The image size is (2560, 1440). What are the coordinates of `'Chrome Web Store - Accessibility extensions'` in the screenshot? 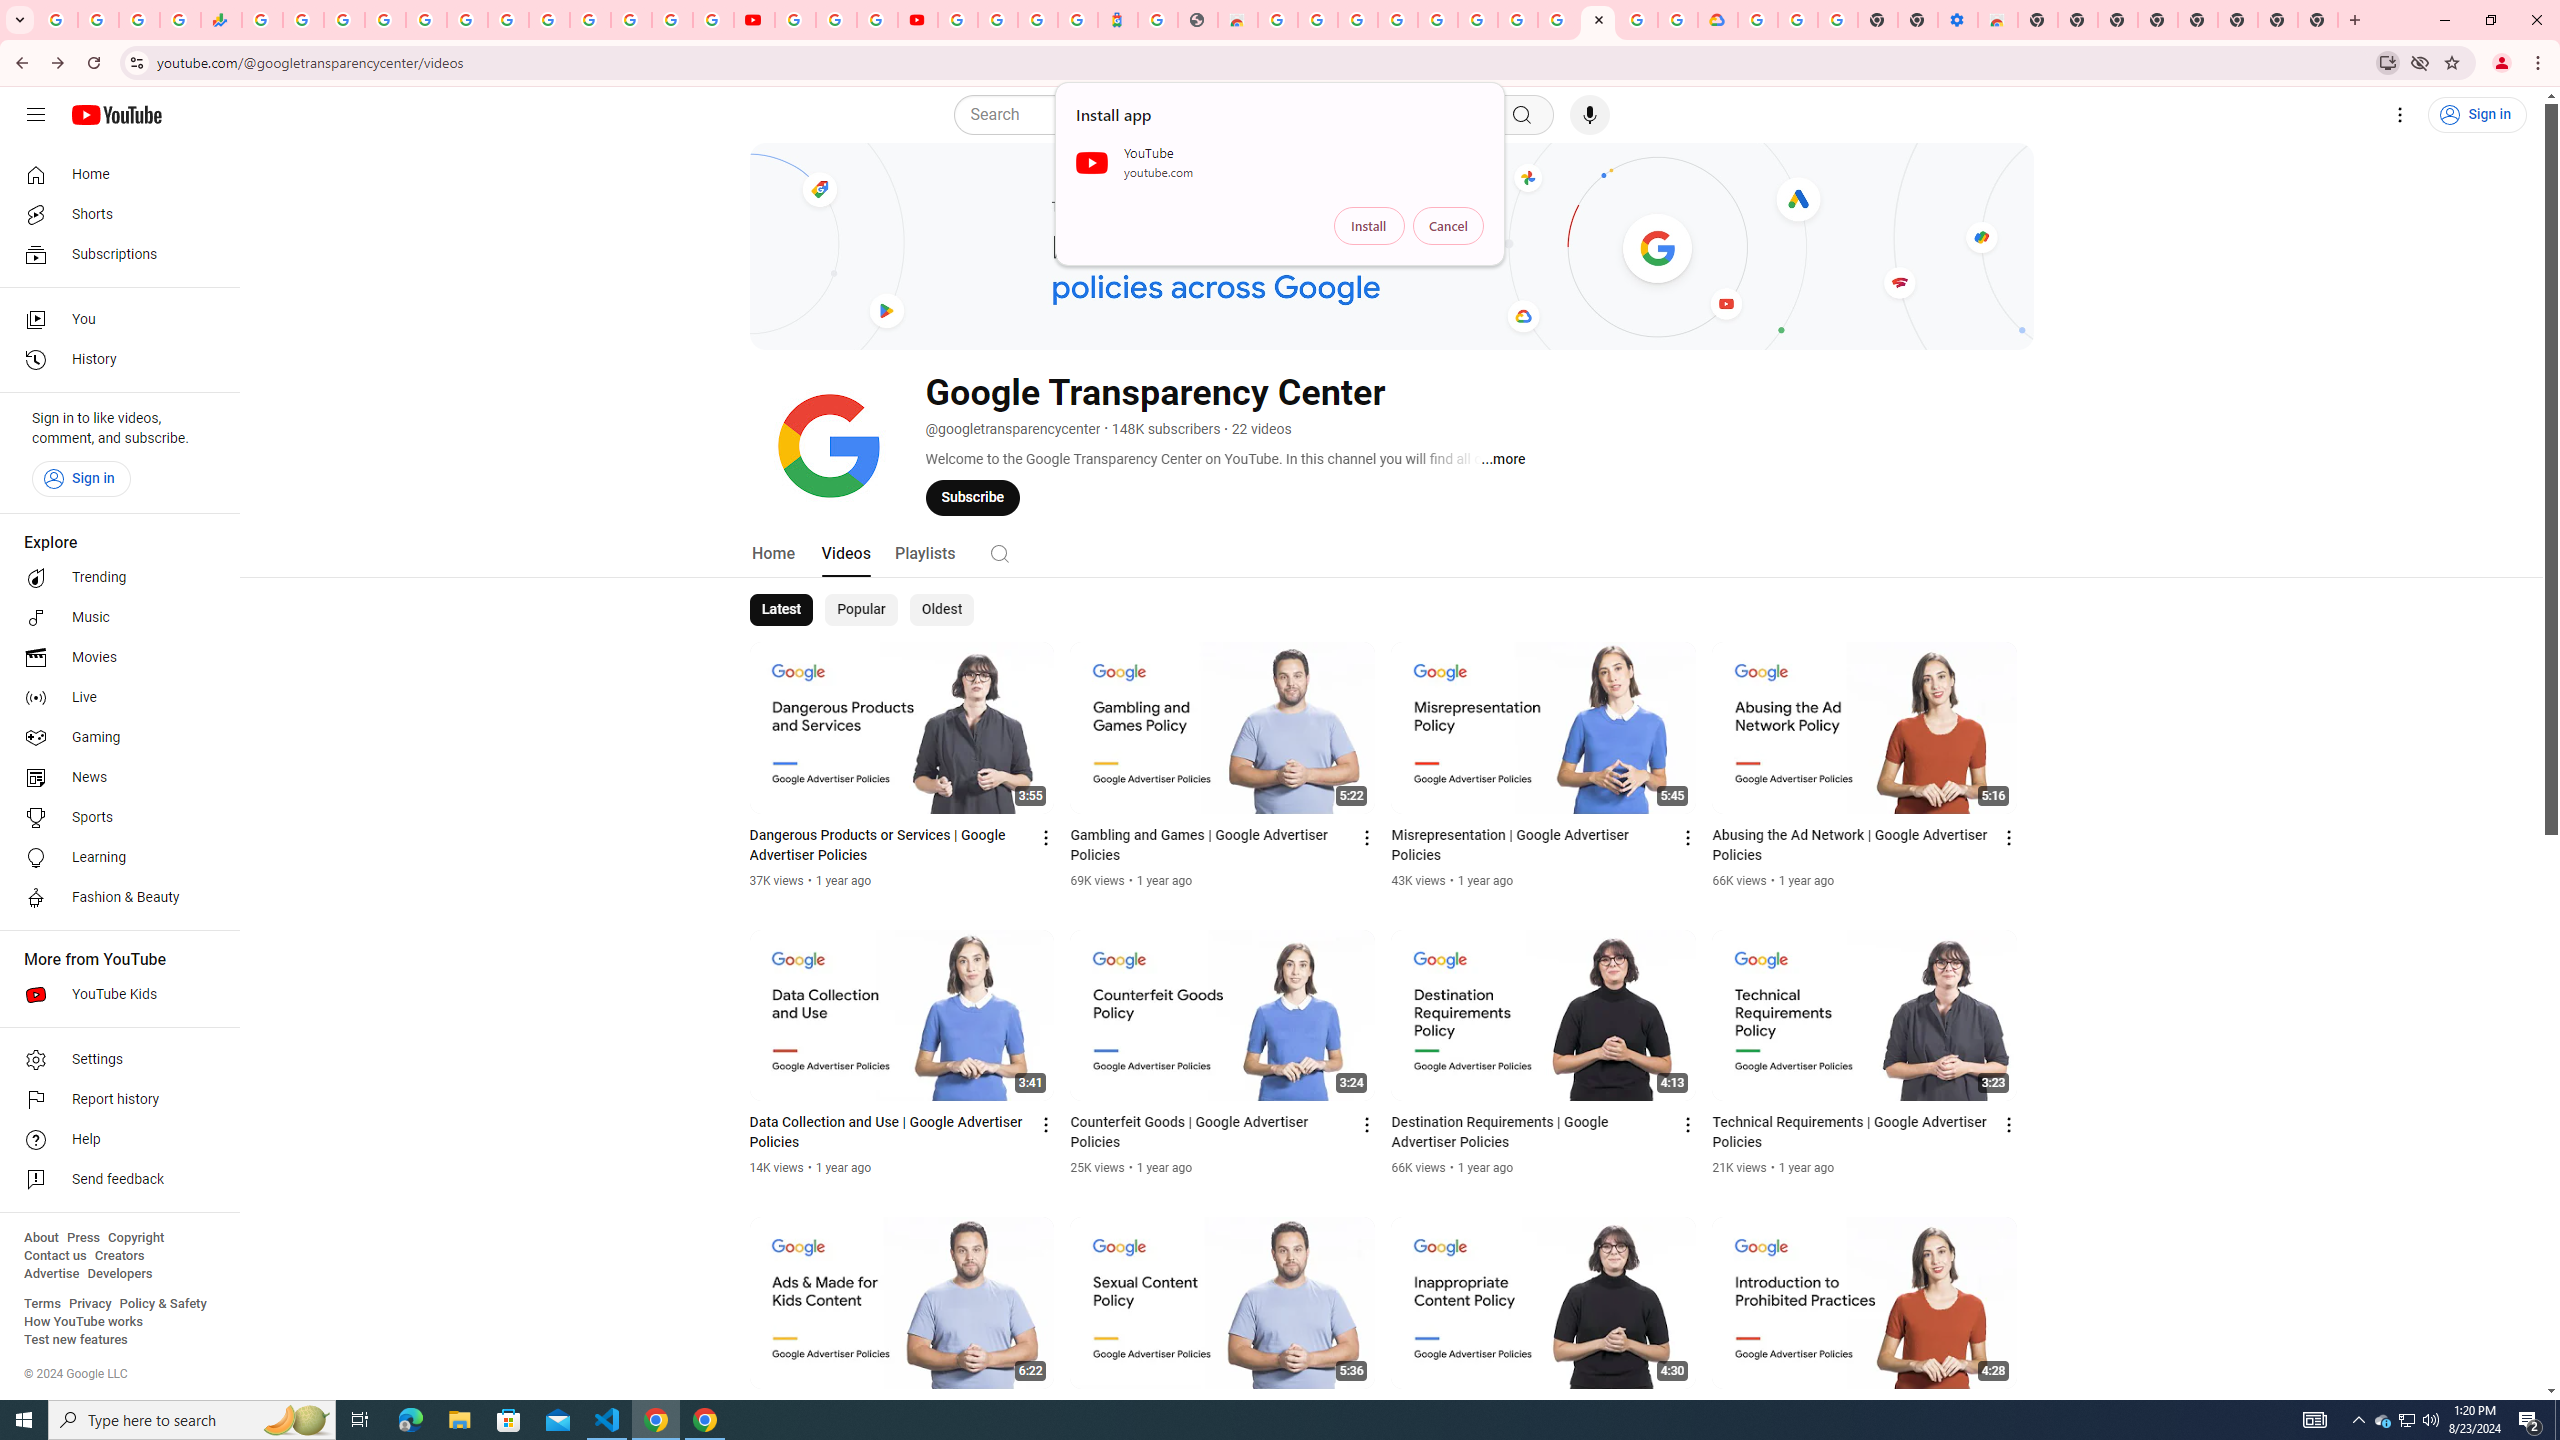 It's located at (1997, 19).